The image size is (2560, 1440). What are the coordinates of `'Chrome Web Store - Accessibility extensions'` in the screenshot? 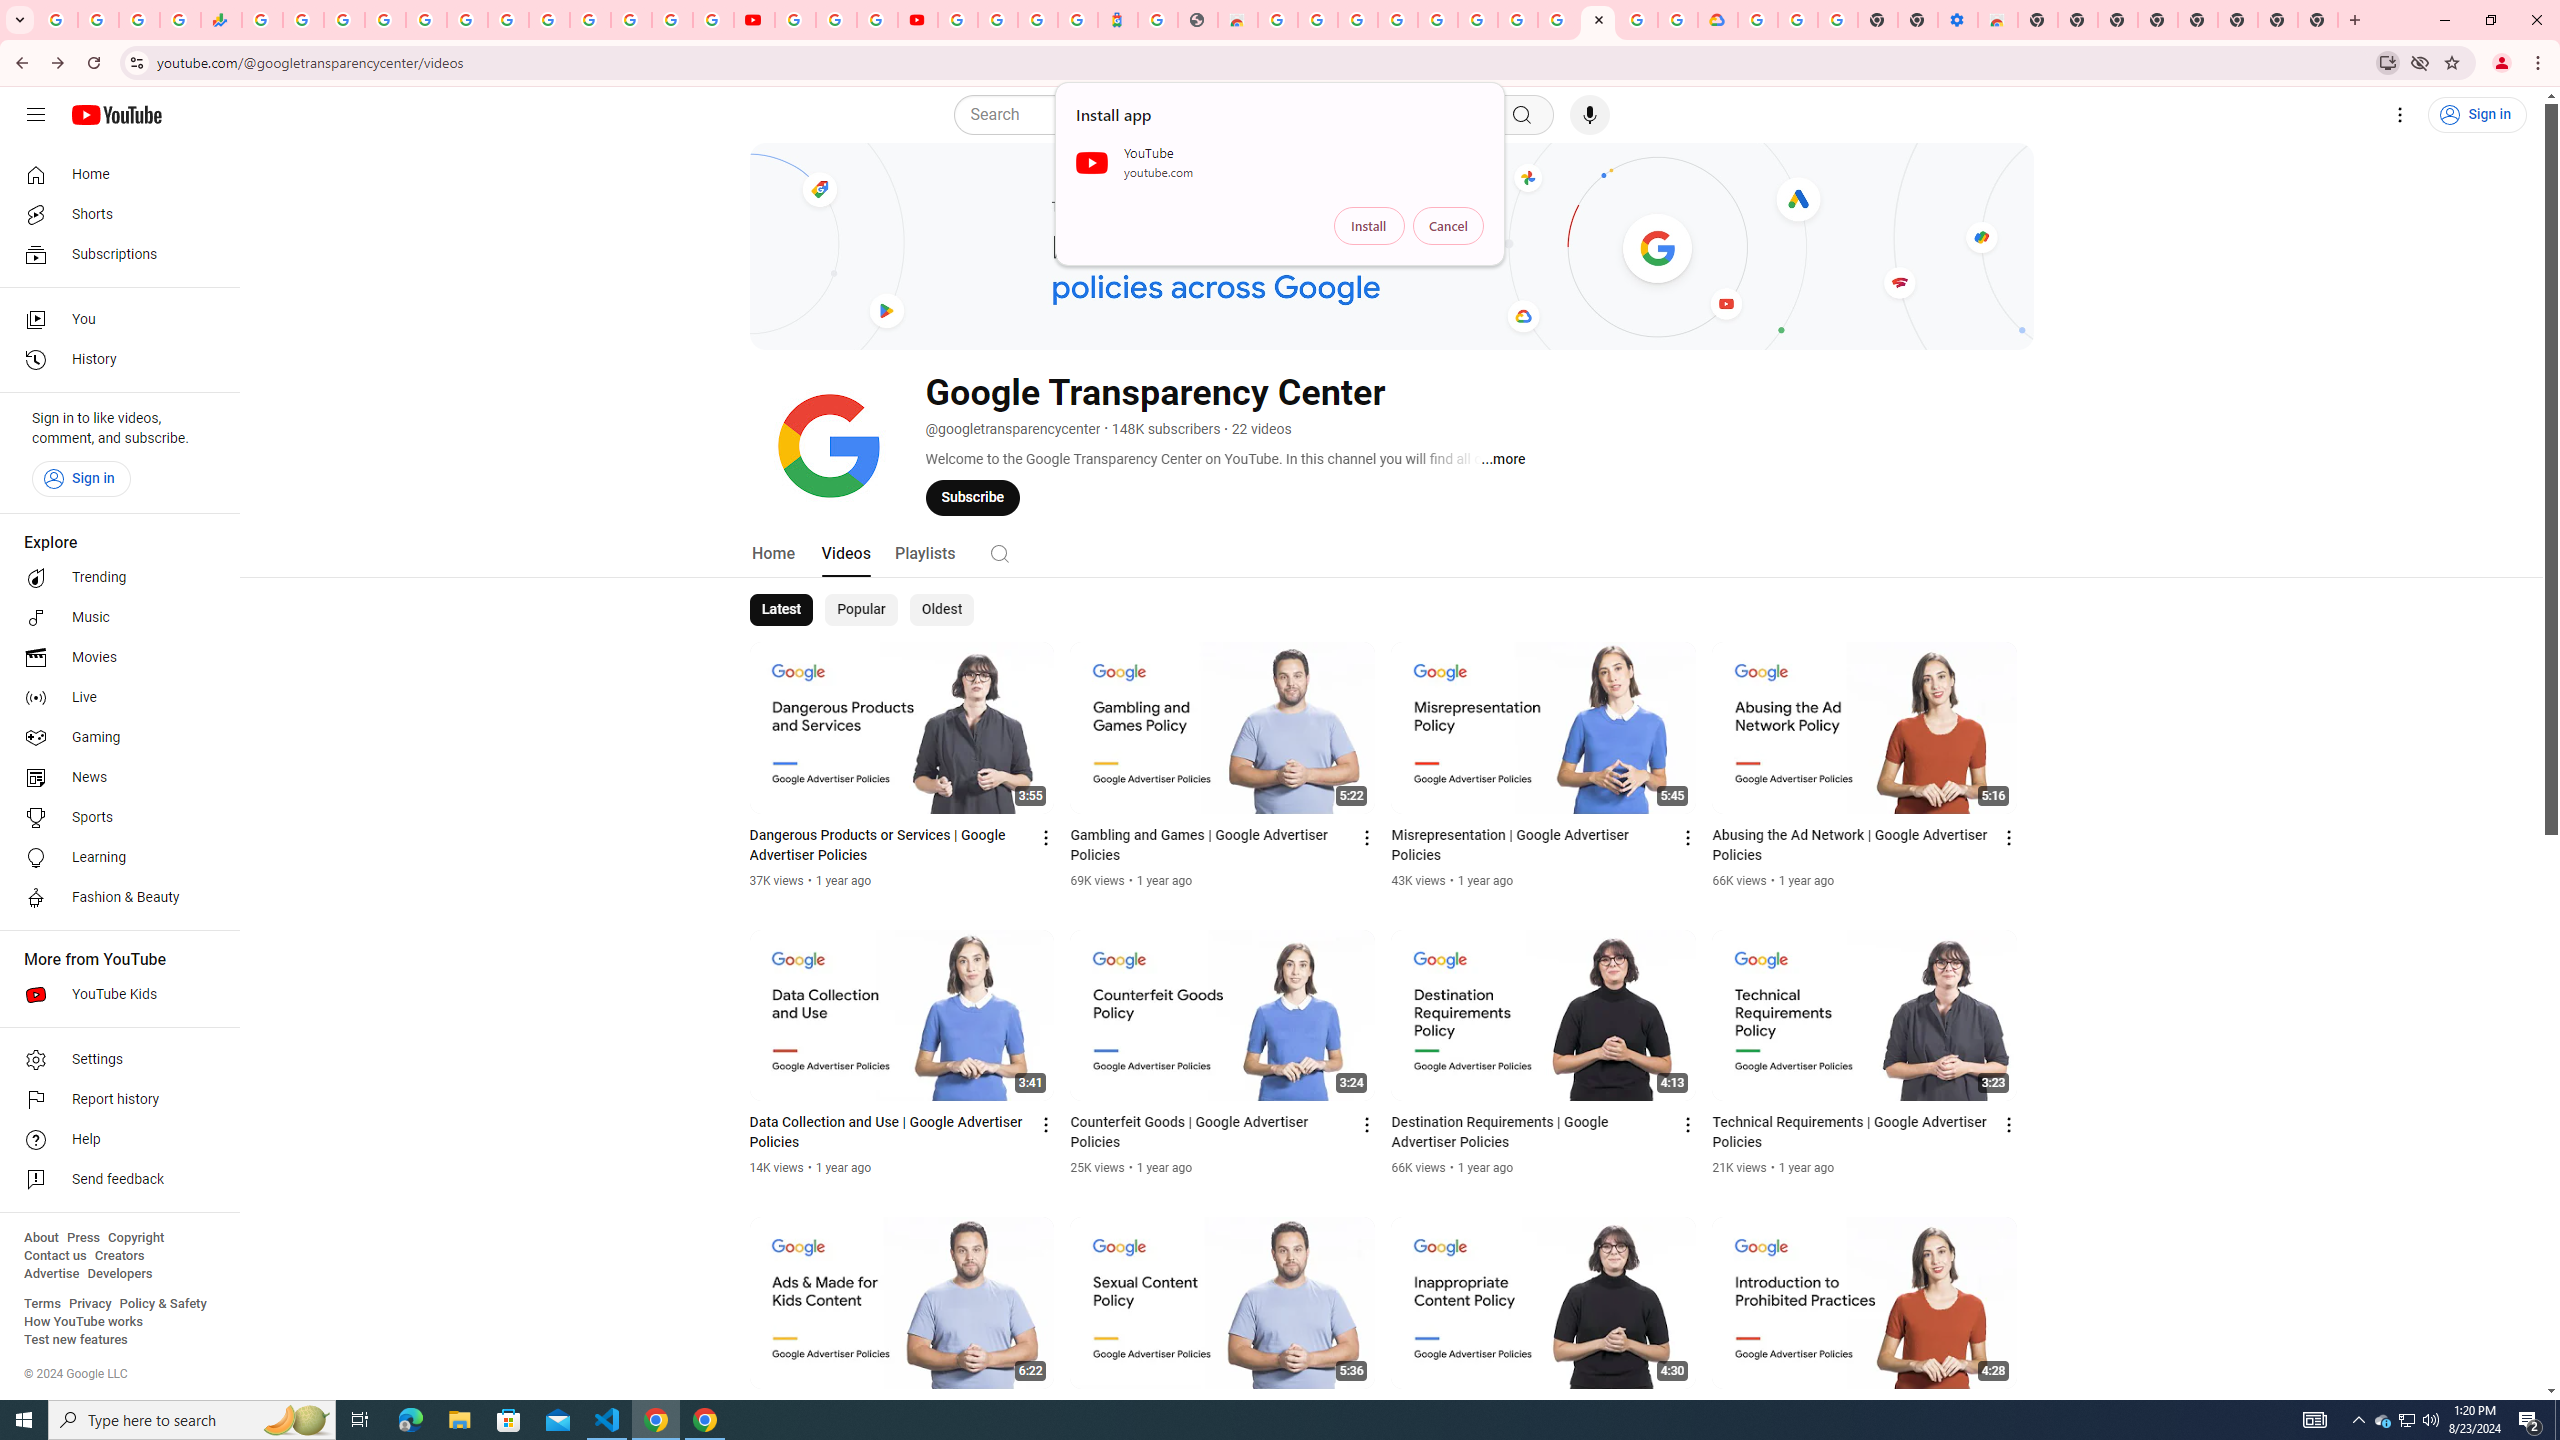 It's located at (1997, 19).